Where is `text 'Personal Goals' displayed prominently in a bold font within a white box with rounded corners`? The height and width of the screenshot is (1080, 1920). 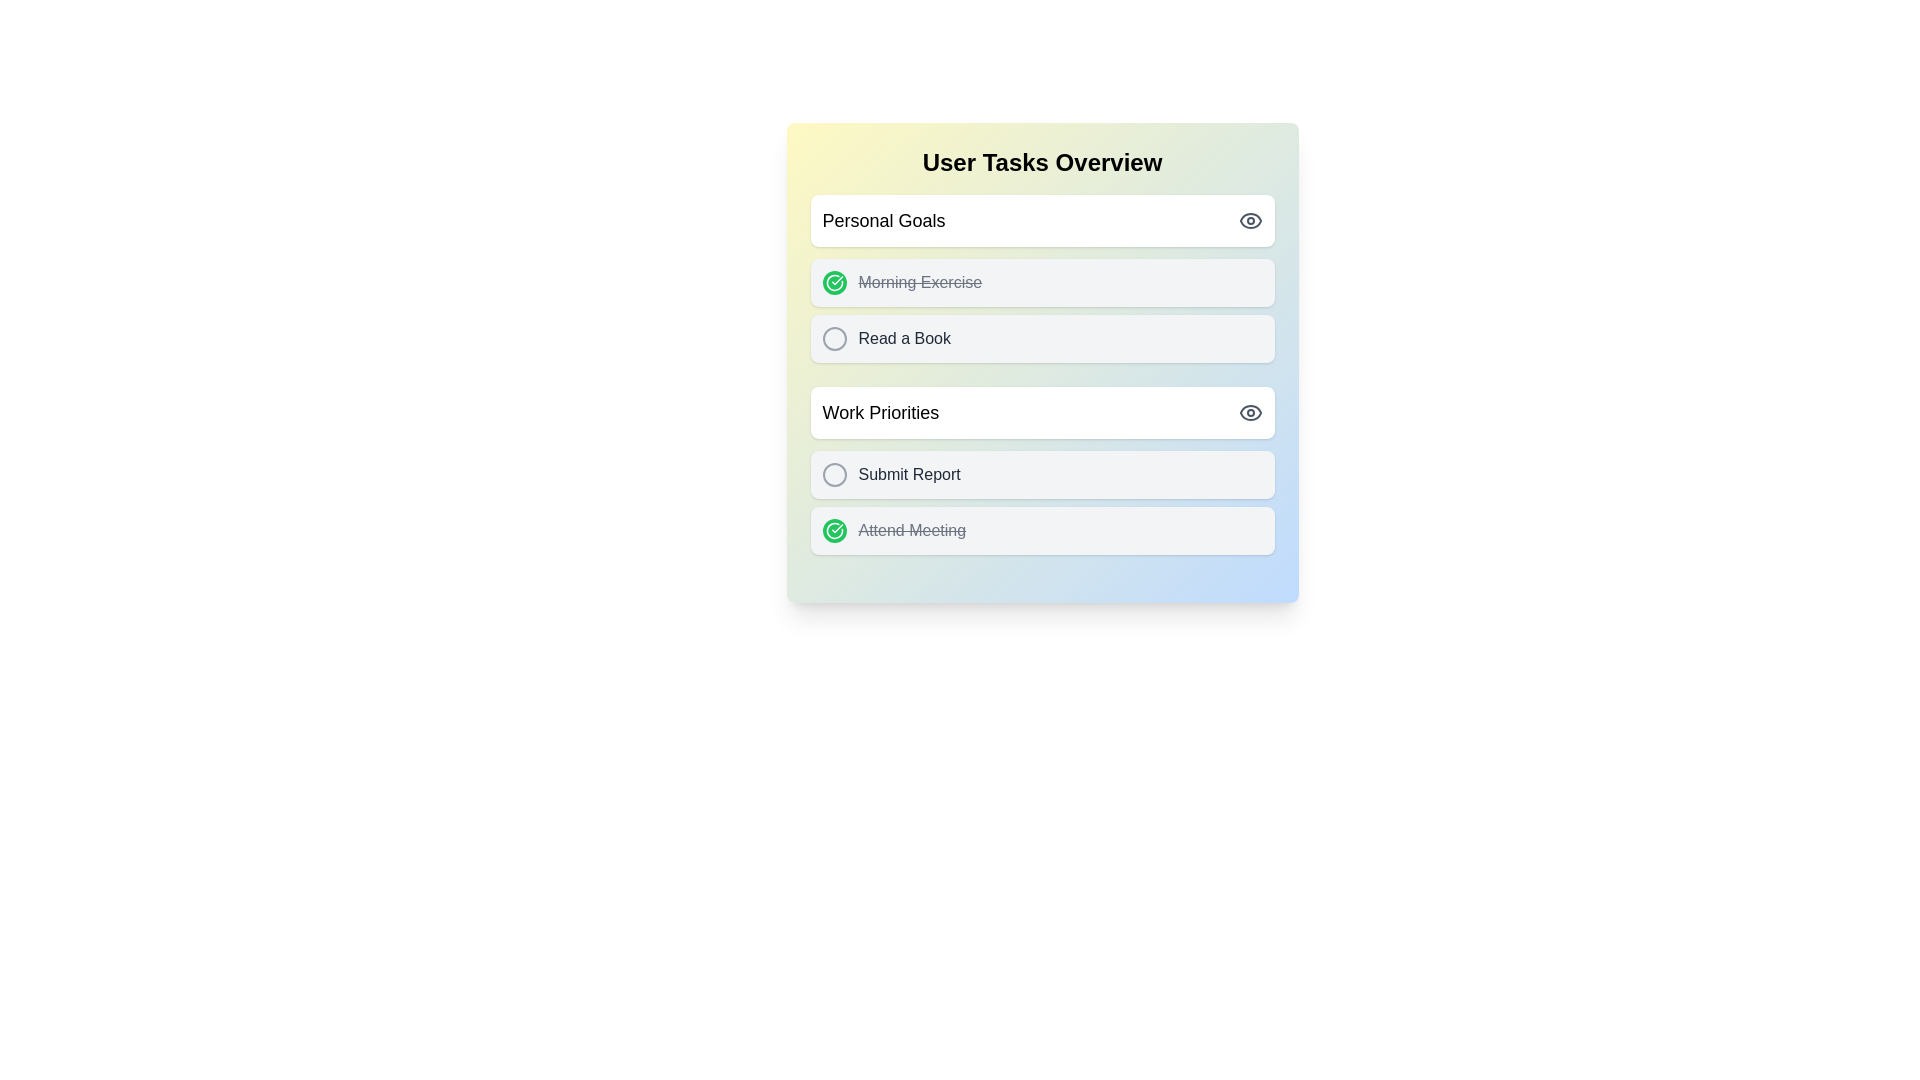
text 'Personal Goals' displayed prominently in a bold font within a white box with rounded corners is located at coordinates (882, 220).